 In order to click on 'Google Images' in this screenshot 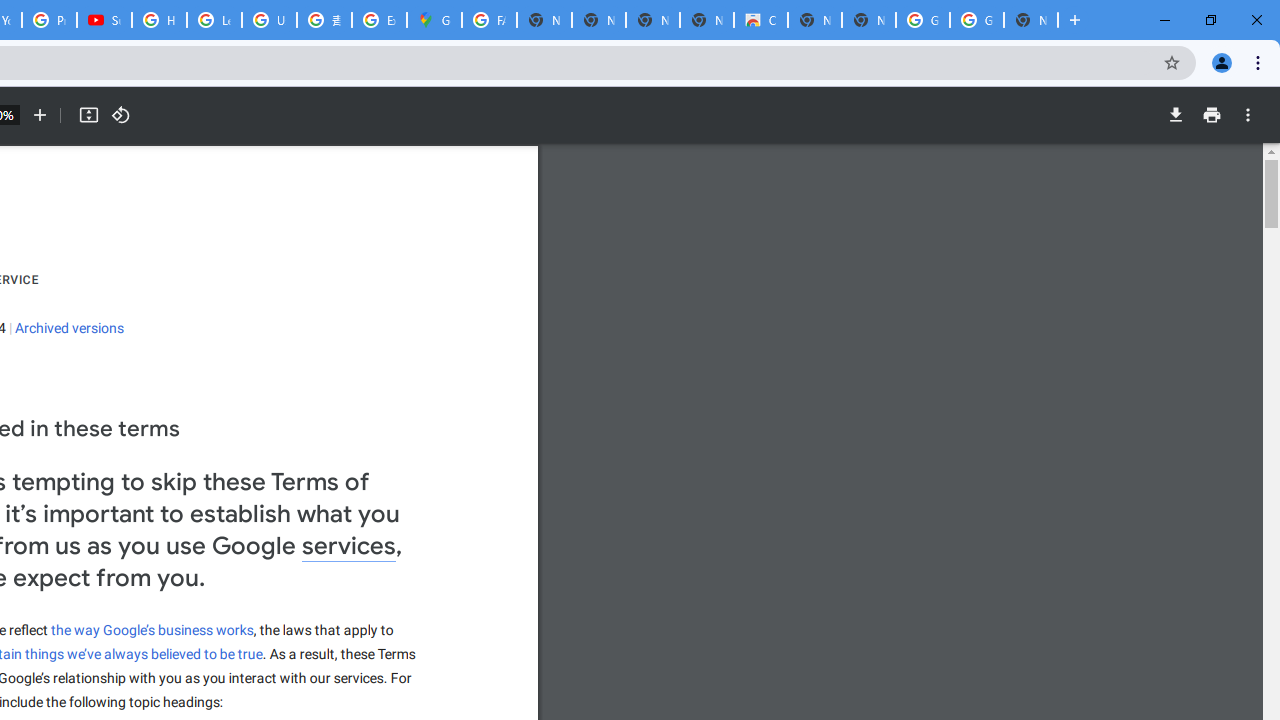, I will do `click(976, 20)`.